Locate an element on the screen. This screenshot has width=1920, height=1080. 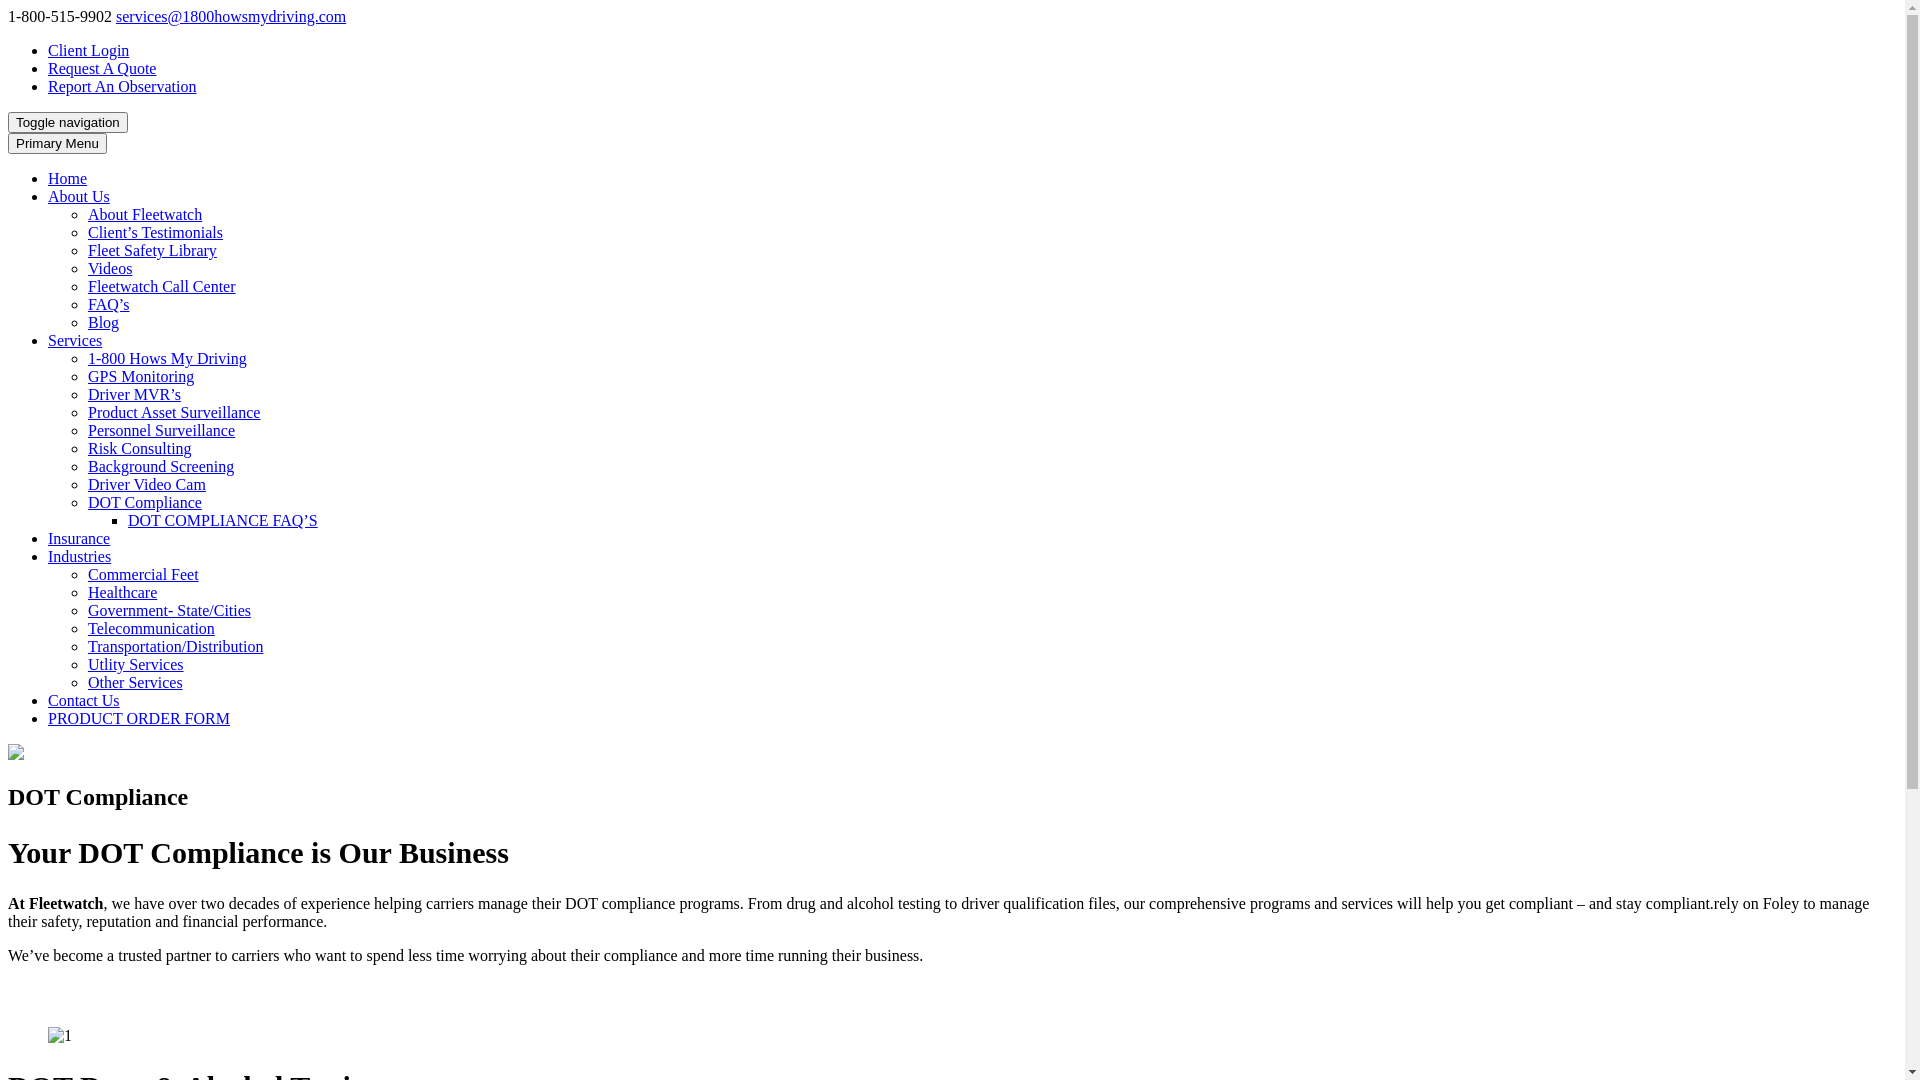
'Utlity Services' is located at coordinates (134, 664).